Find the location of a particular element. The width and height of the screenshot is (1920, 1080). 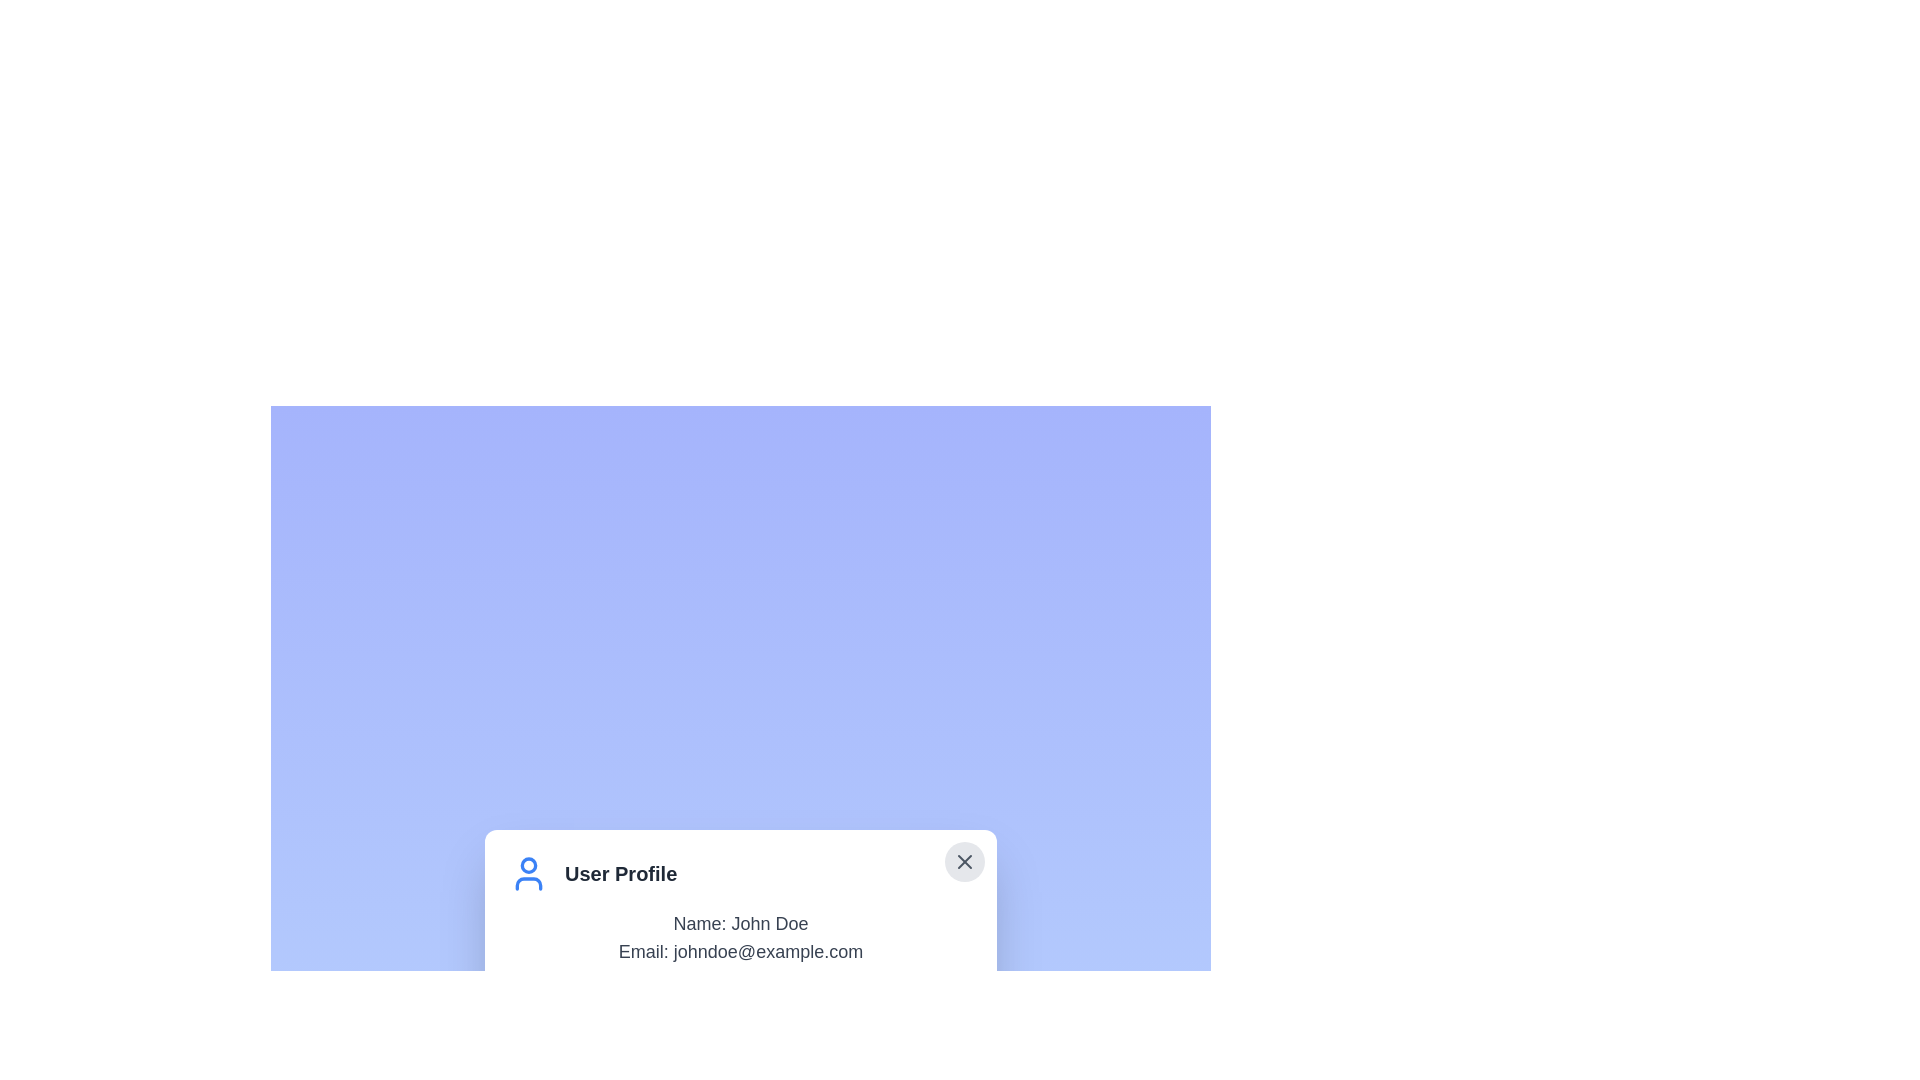

the Static Text Block that displays the user's name and email address, positioned below the 'User Profile' heading in a white card interface is located at coordinates (739, 937).